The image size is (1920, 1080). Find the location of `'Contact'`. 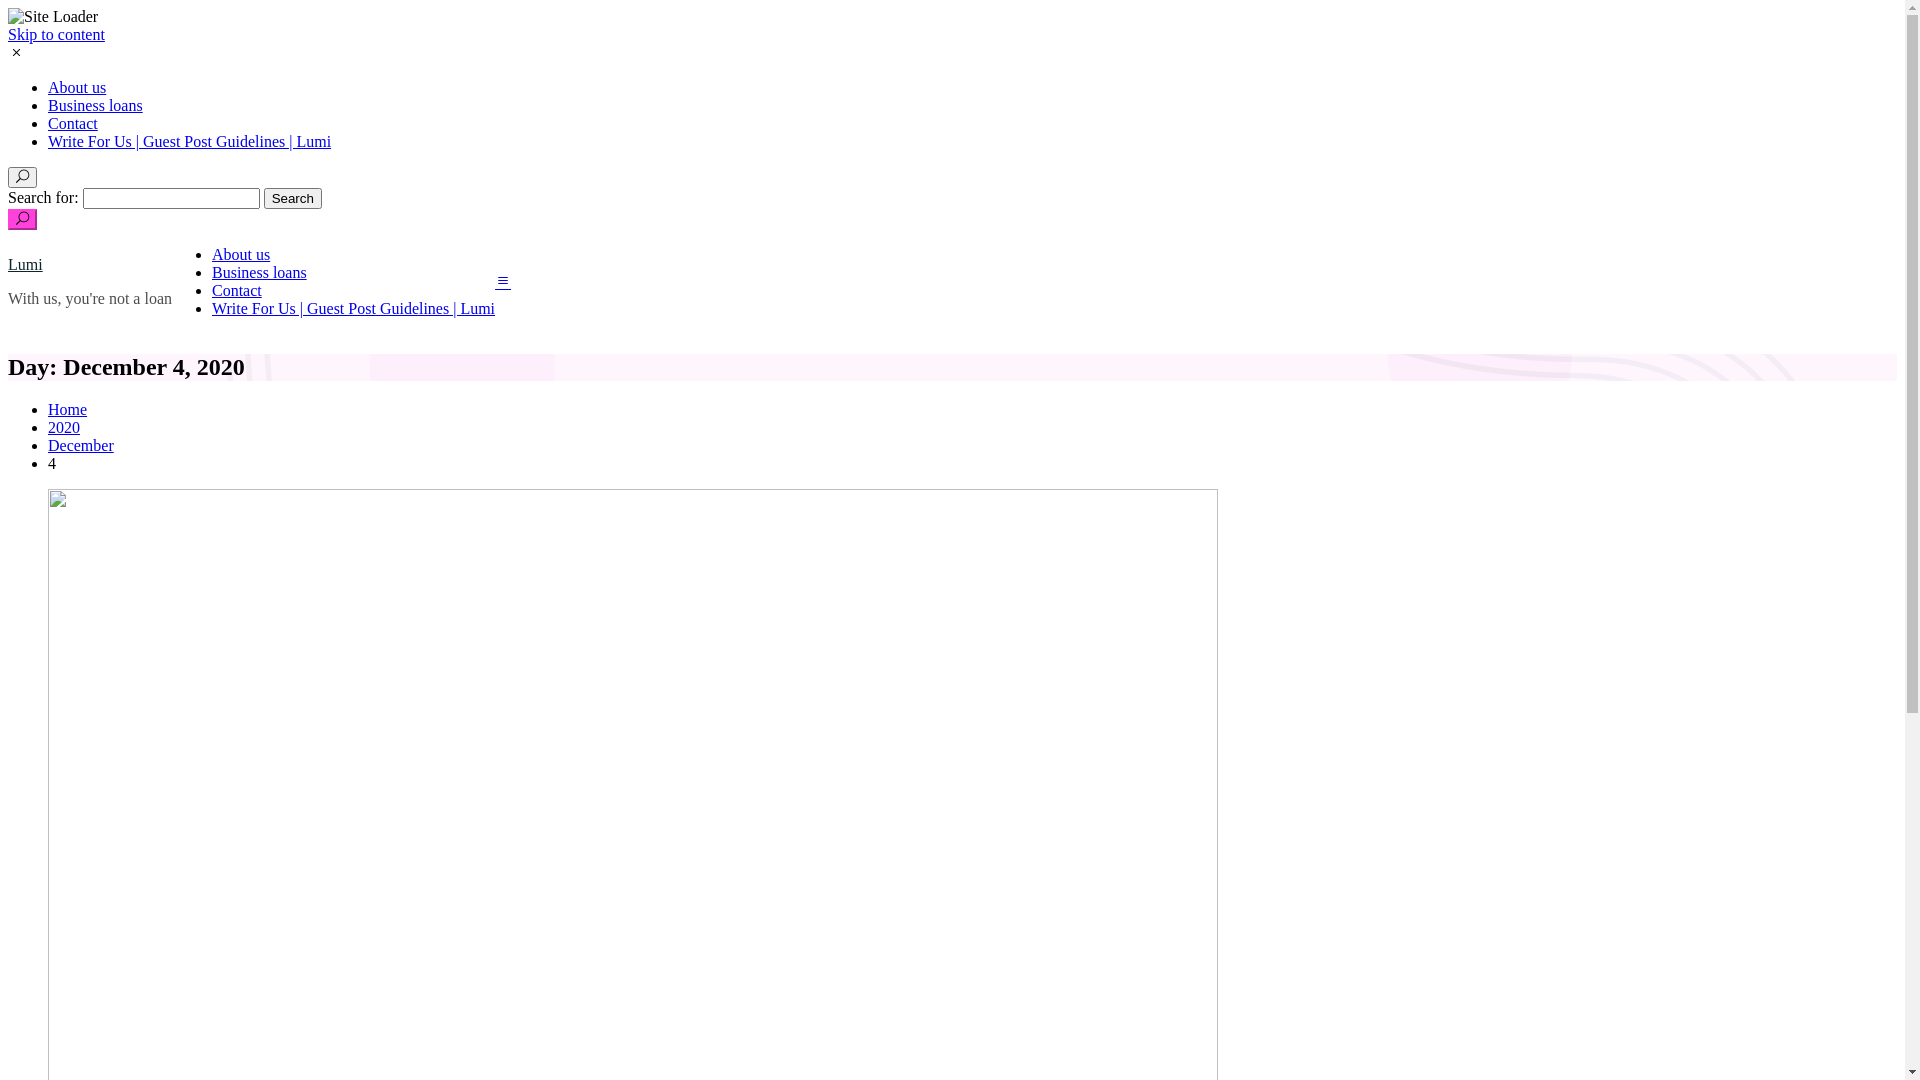

'Contact' is located at coordinates (236, 290).